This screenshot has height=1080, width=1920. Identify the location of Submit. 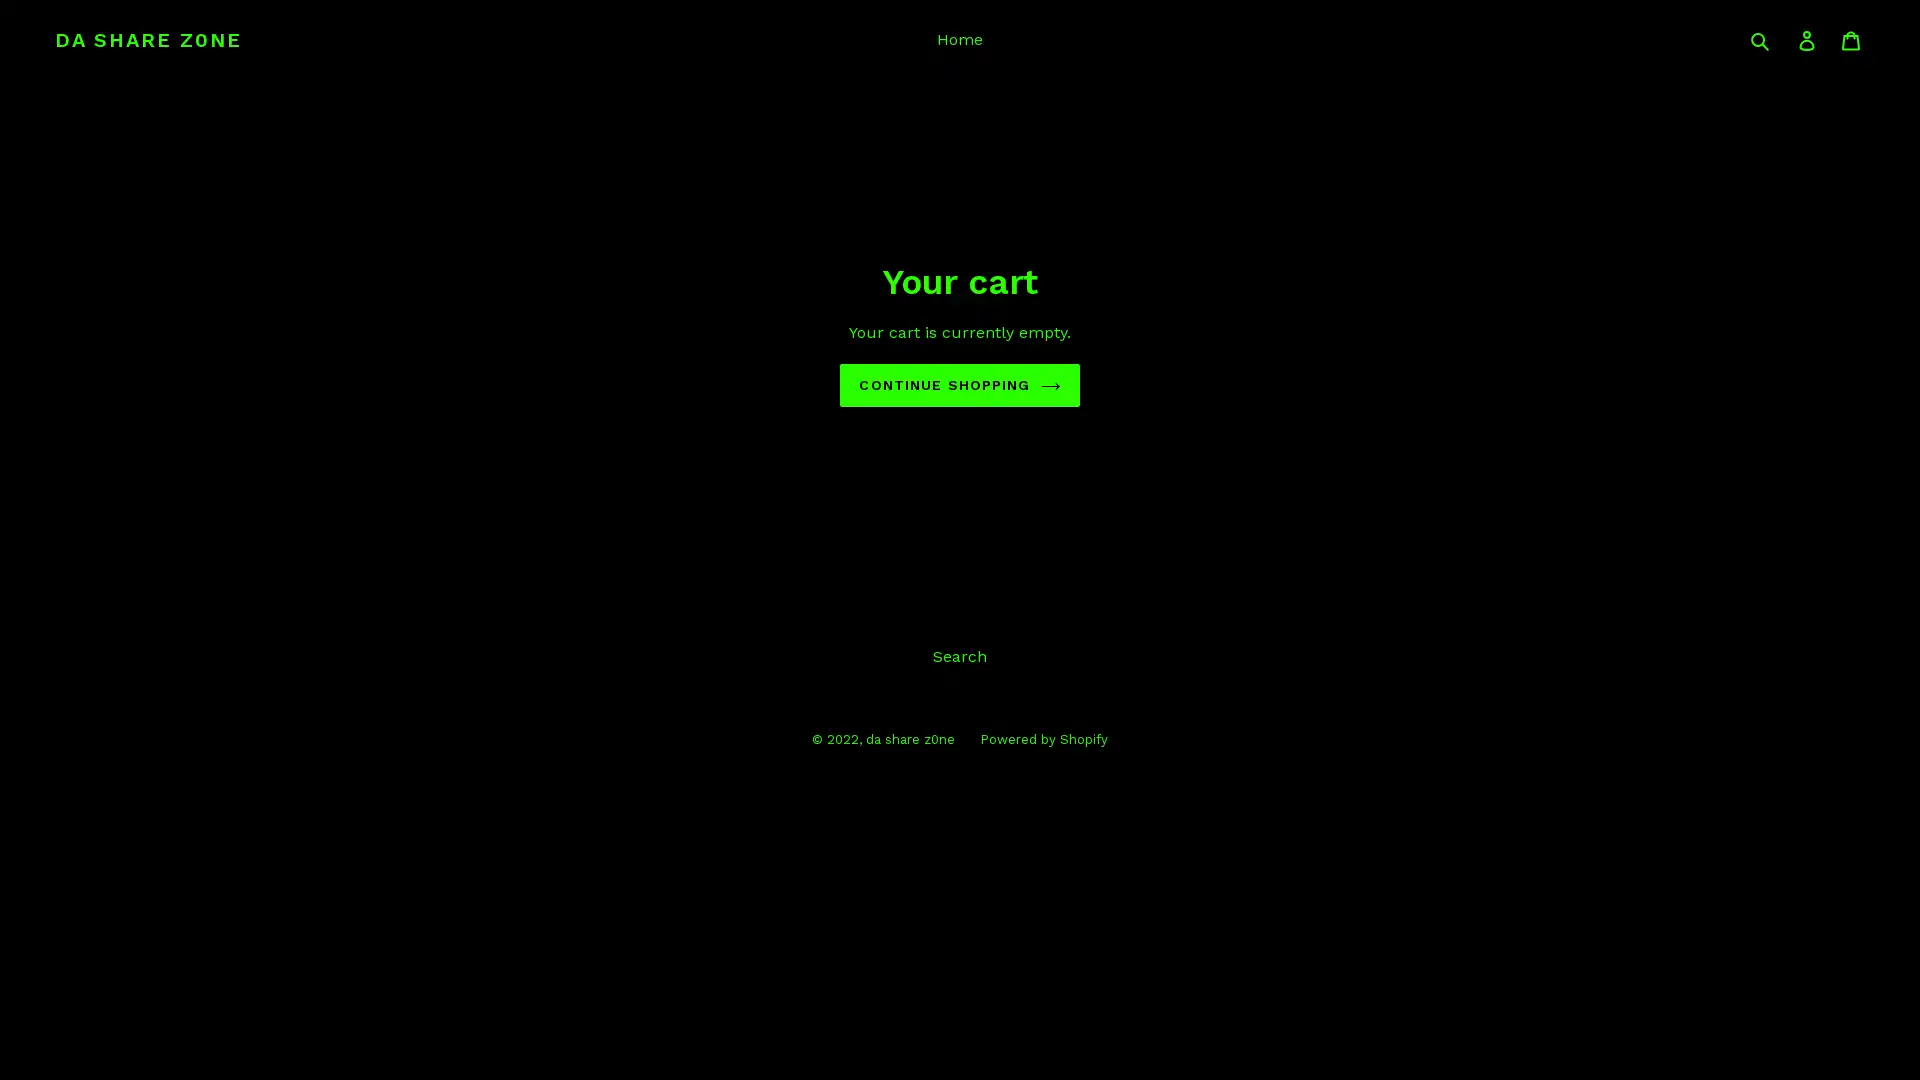
(1761, 39).